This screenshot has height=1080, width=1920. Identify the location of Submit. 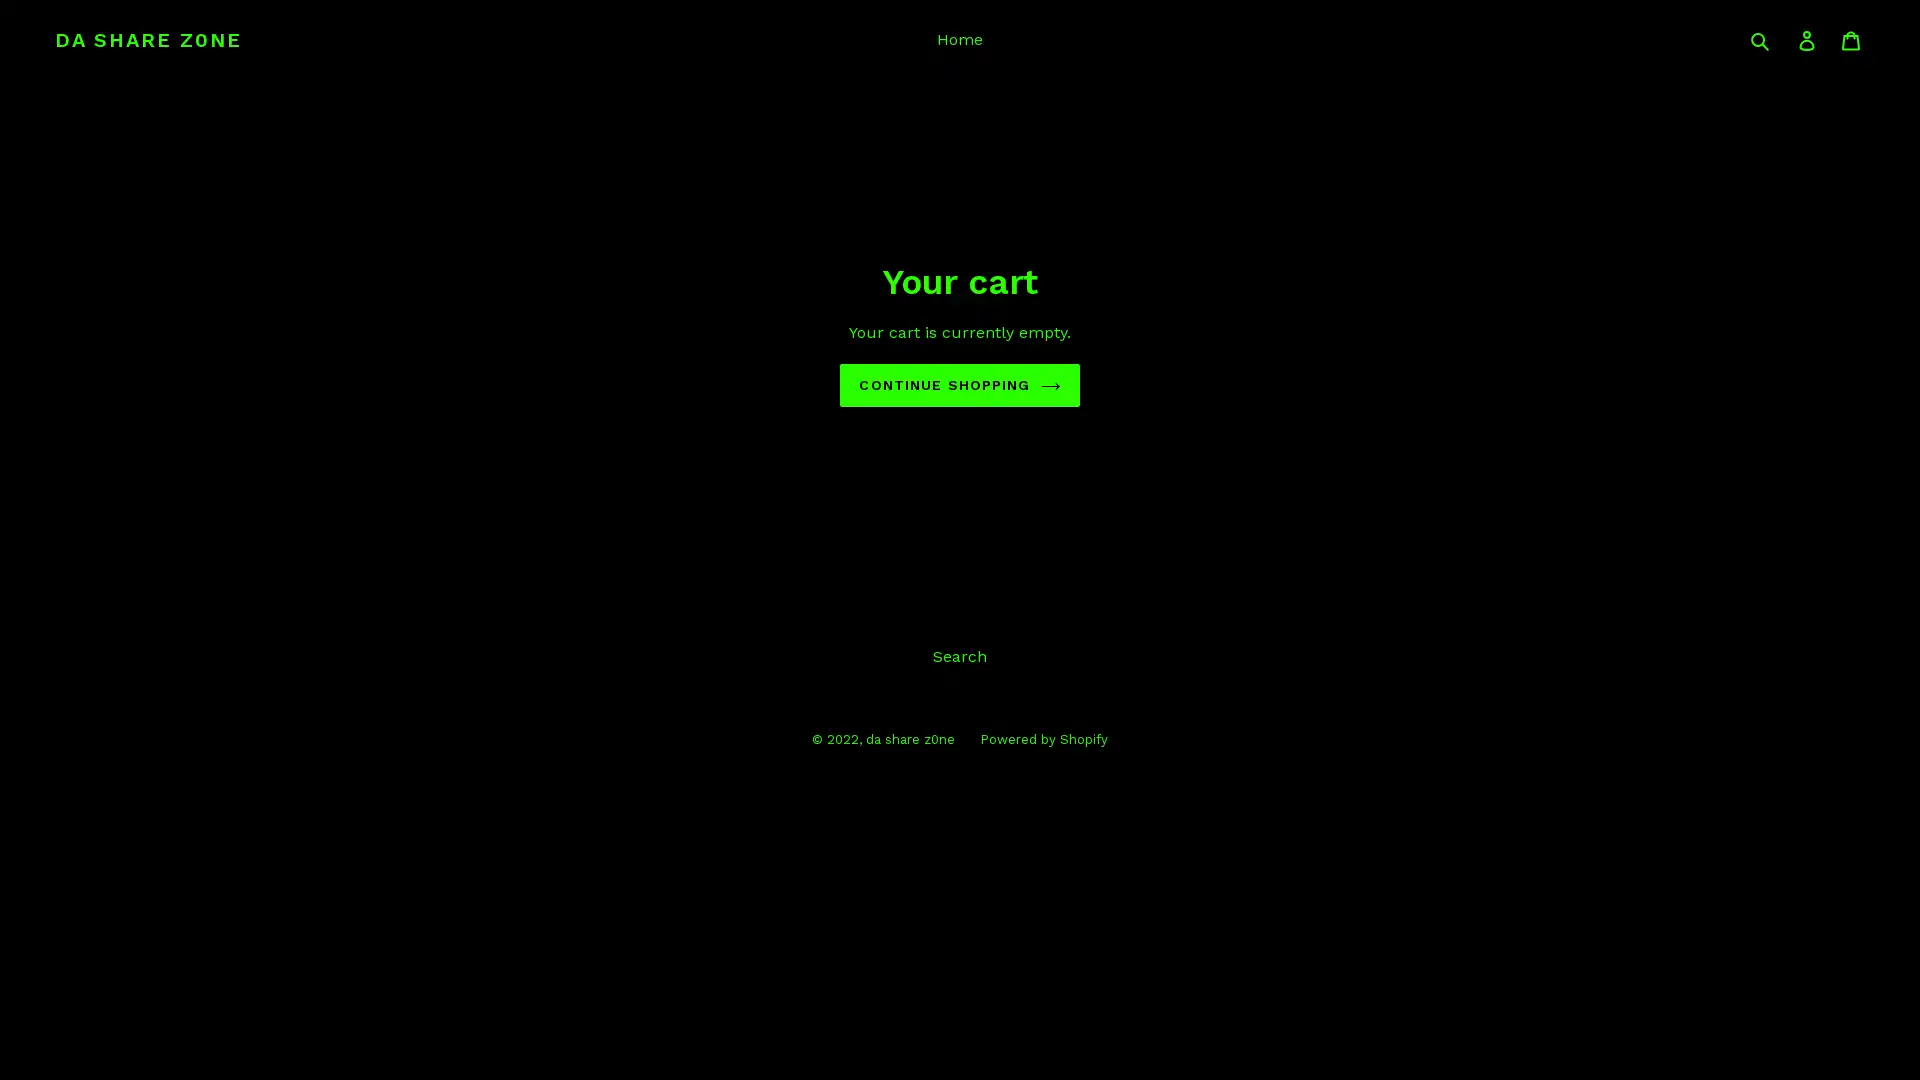
(1761, 39).